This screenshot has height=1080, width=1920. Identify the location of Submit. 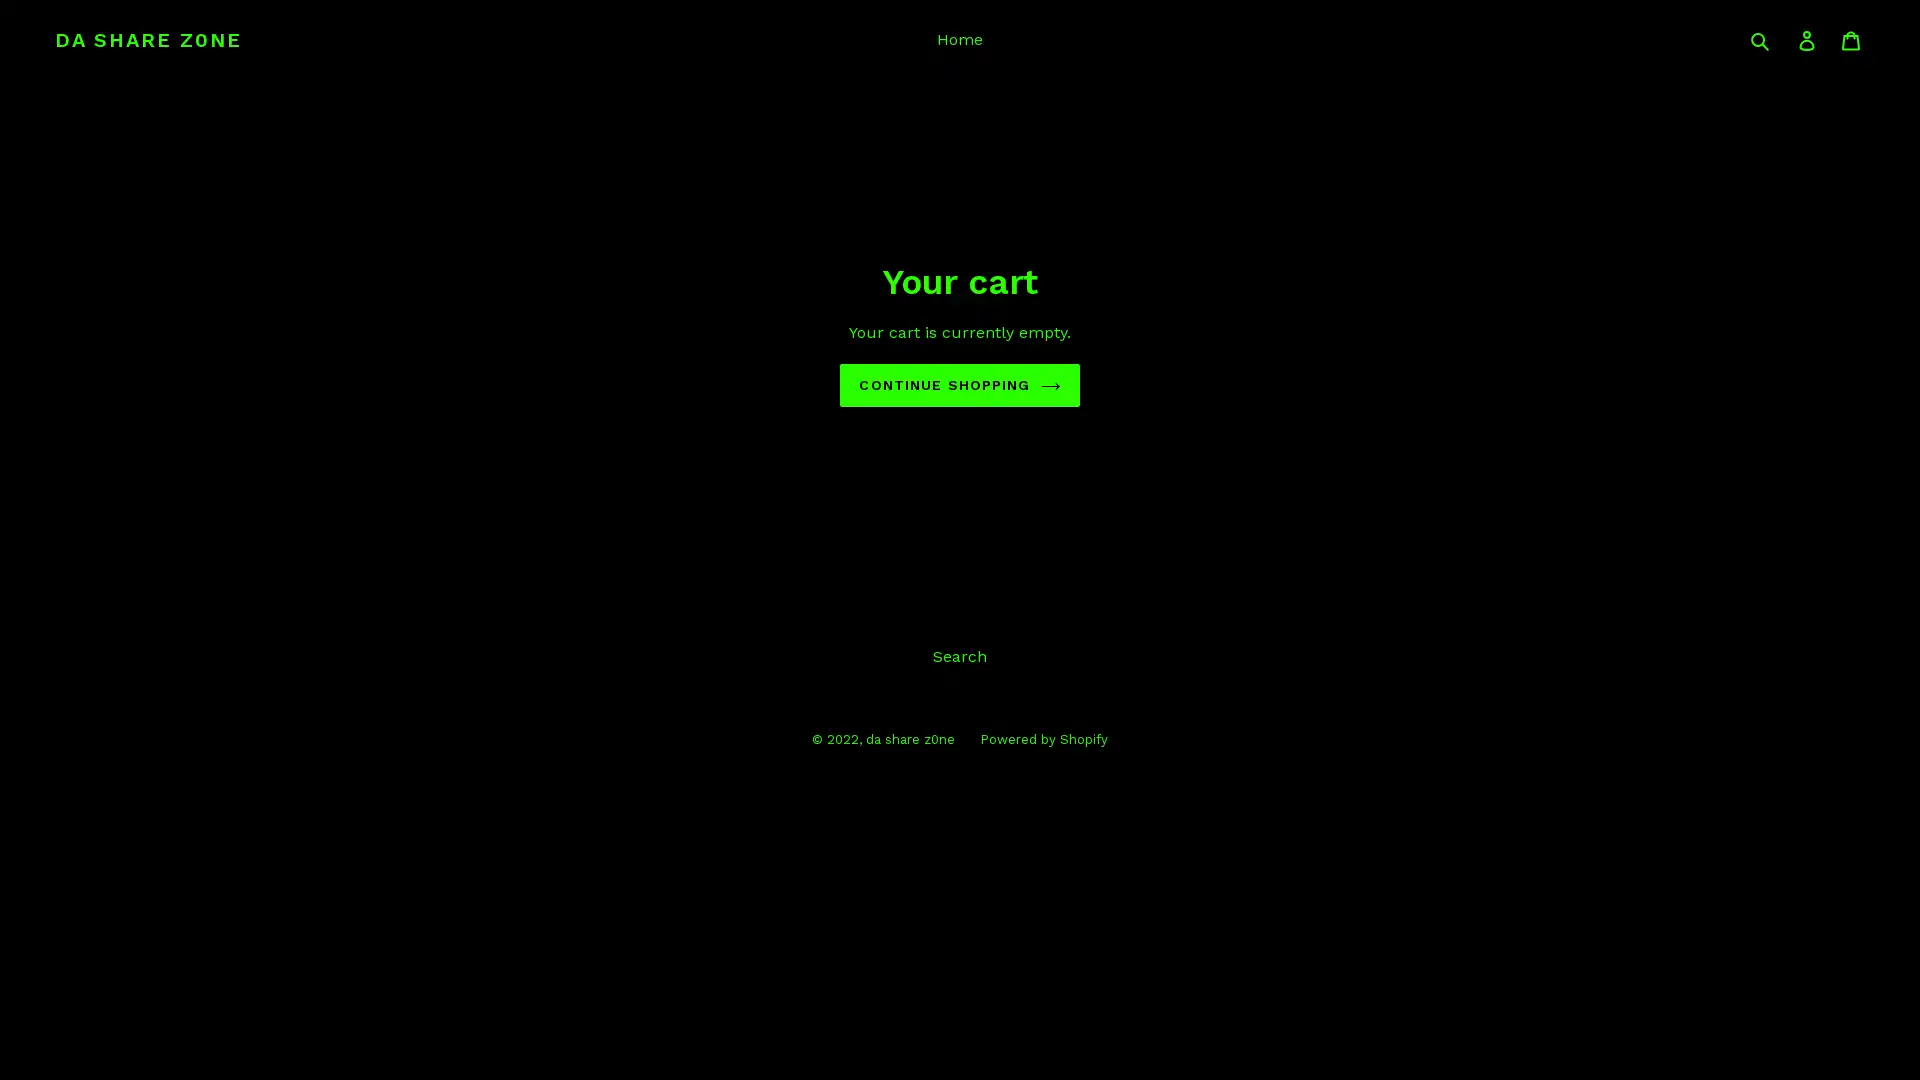
(1761, 39).